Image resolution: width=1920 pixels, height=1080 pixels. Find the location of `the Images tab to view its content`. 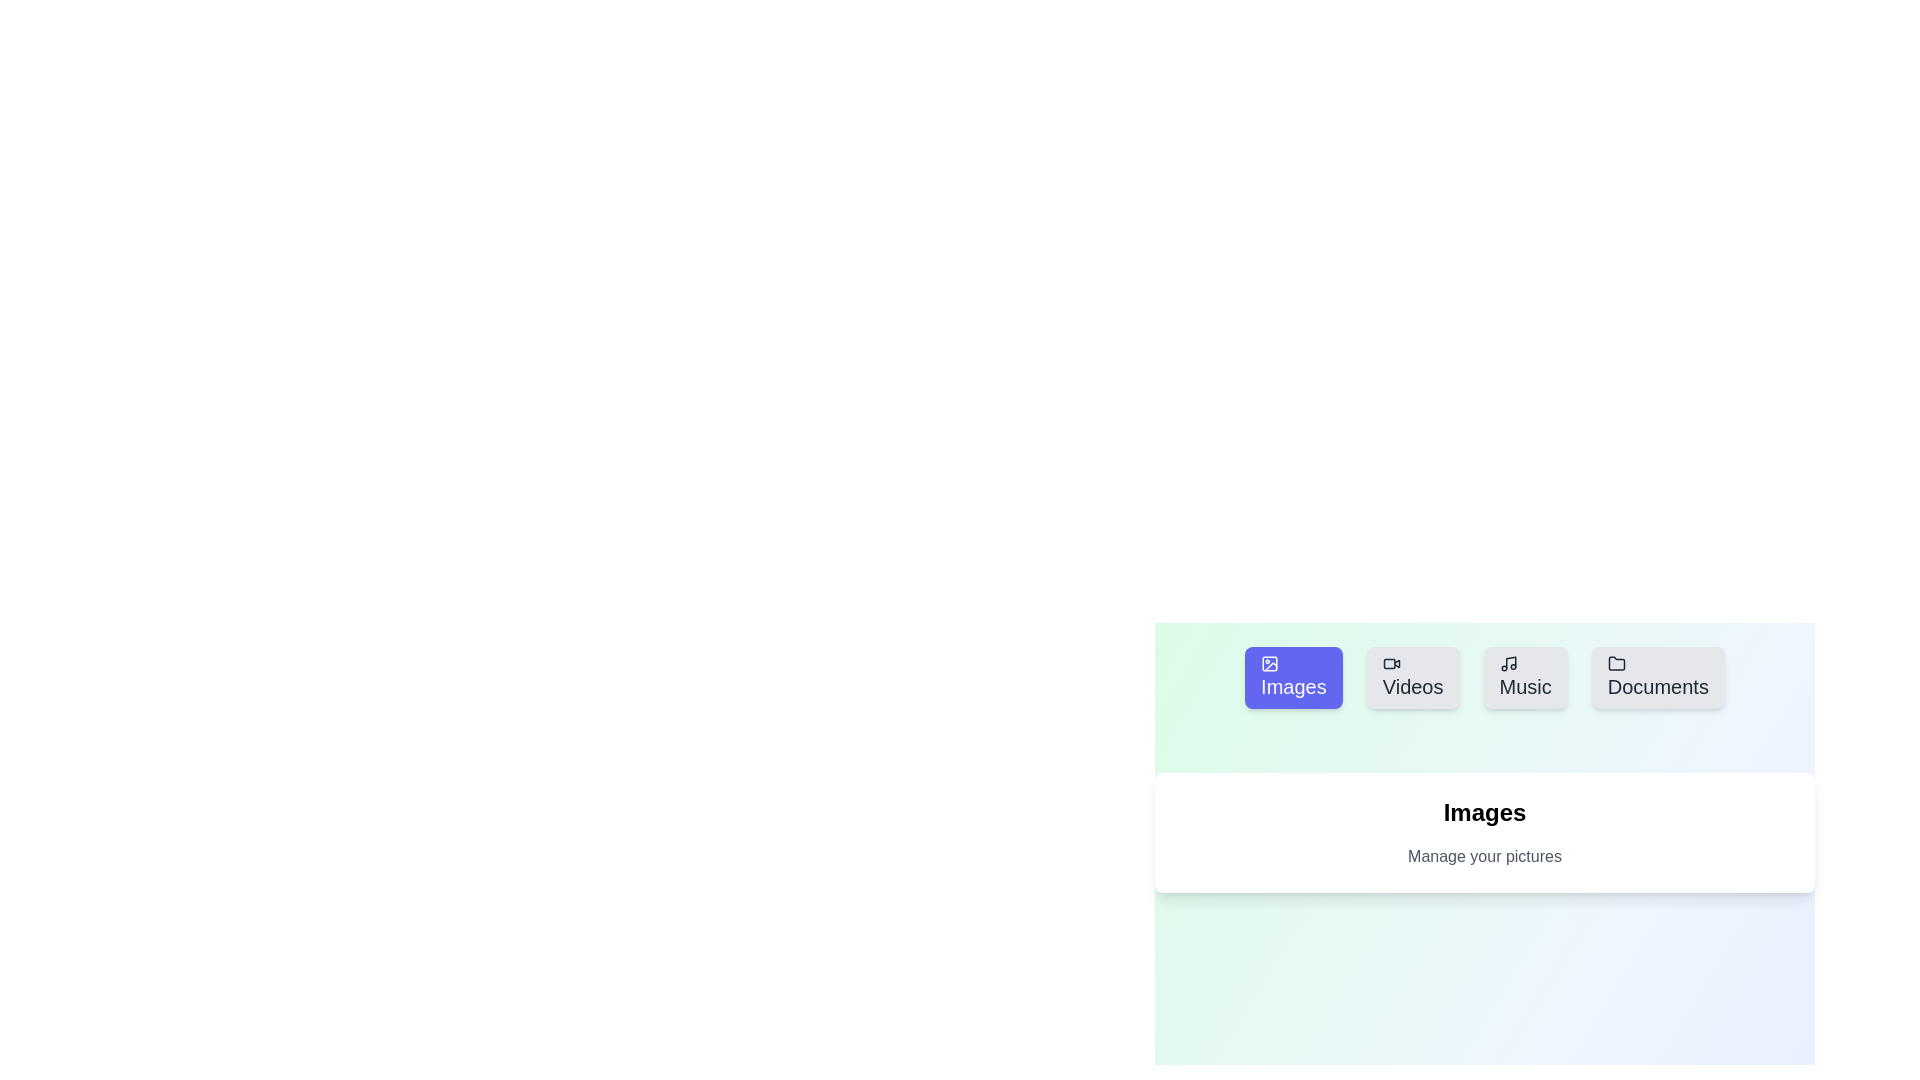

the Images tab to view its content is located at coordinates (1293, 677).